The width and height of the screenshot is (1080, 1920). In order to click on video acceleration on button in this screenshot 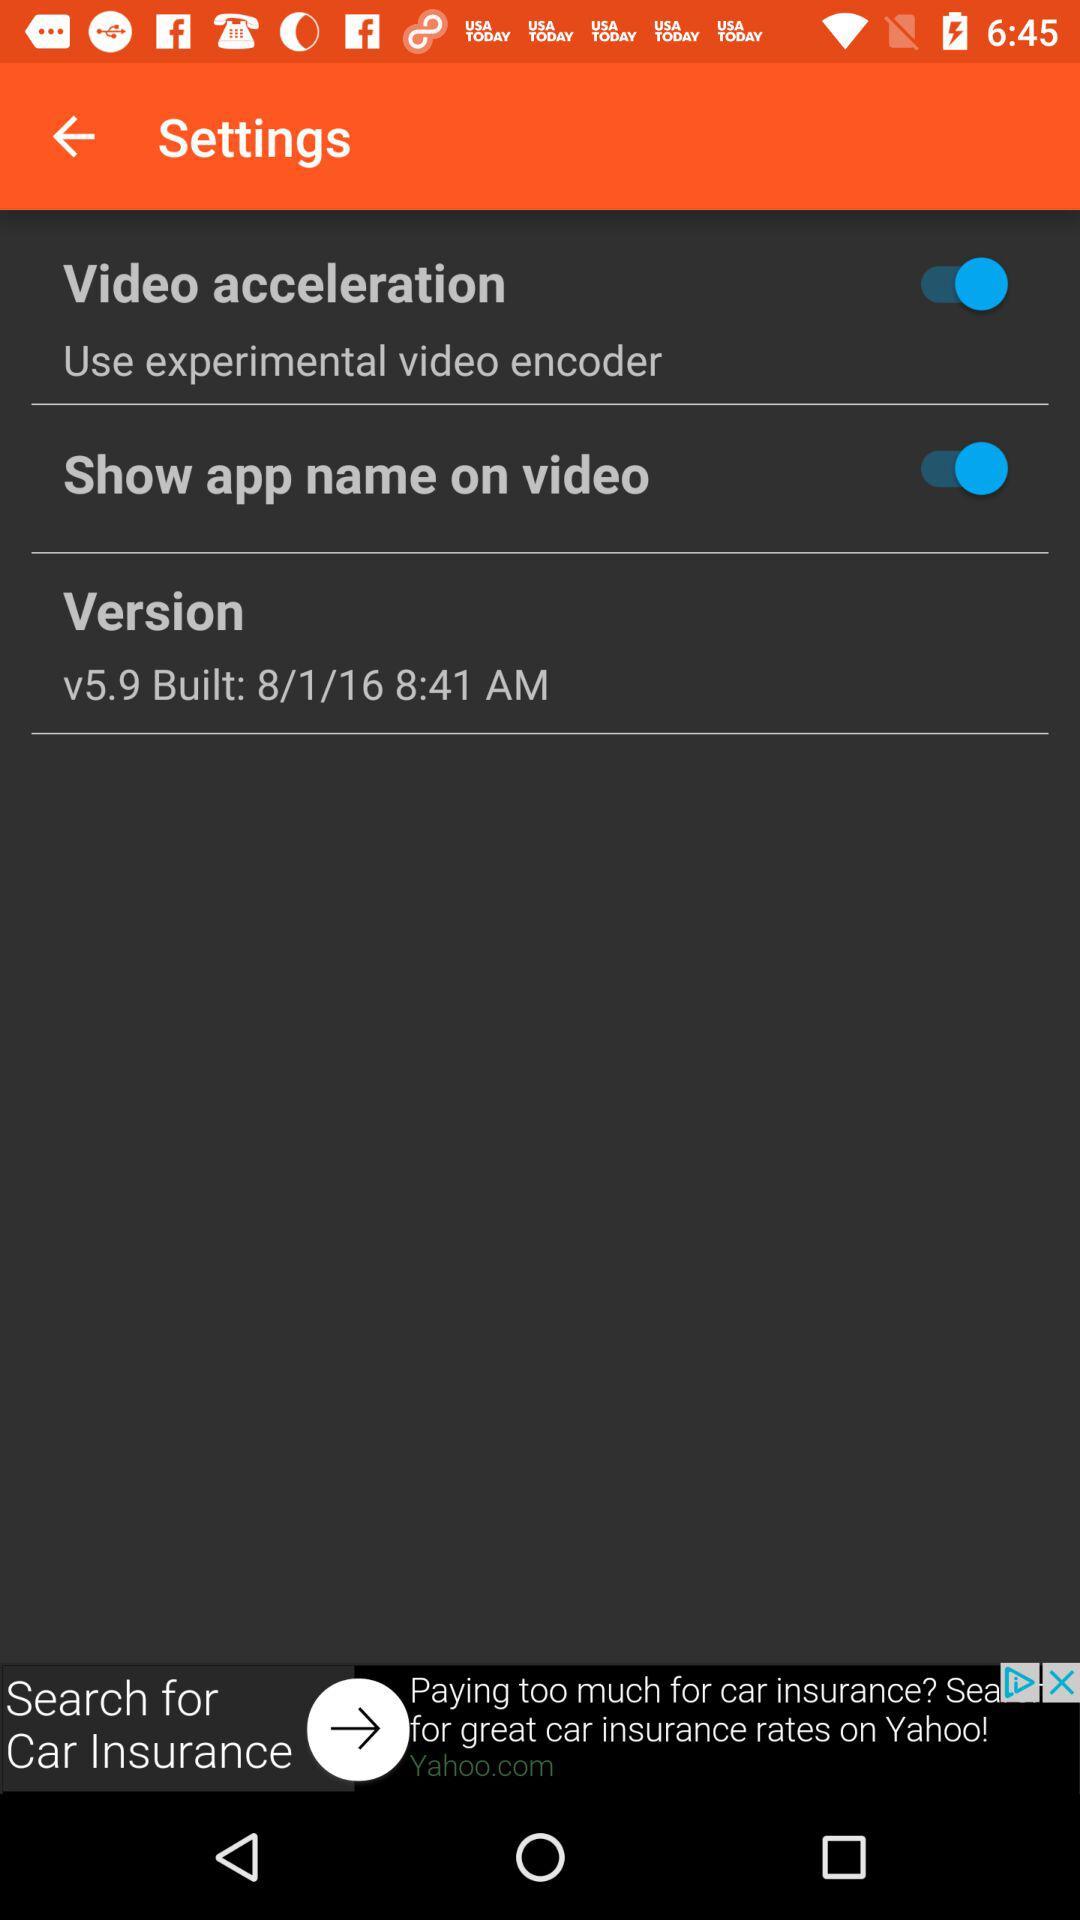, I will do `click(890, 282)`.